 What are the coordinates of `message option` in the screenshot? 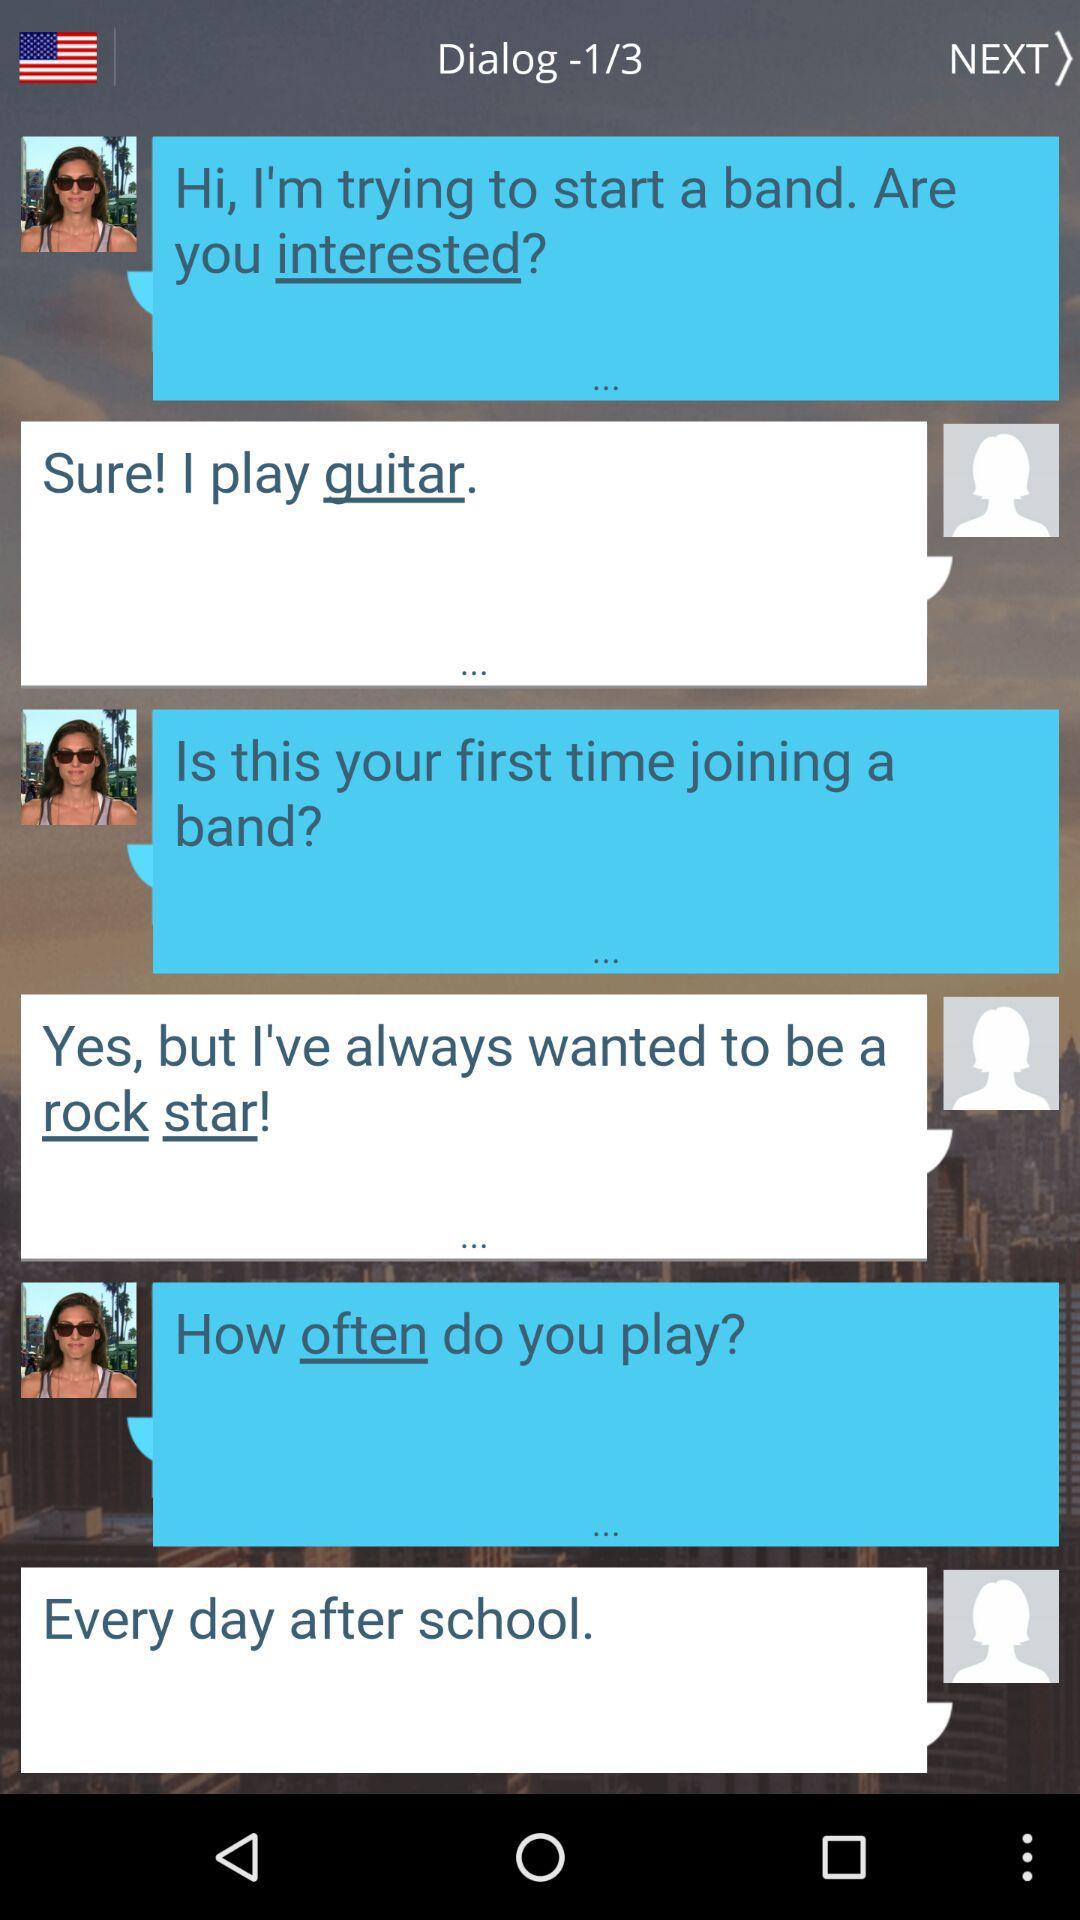 It's located at (474, 529).